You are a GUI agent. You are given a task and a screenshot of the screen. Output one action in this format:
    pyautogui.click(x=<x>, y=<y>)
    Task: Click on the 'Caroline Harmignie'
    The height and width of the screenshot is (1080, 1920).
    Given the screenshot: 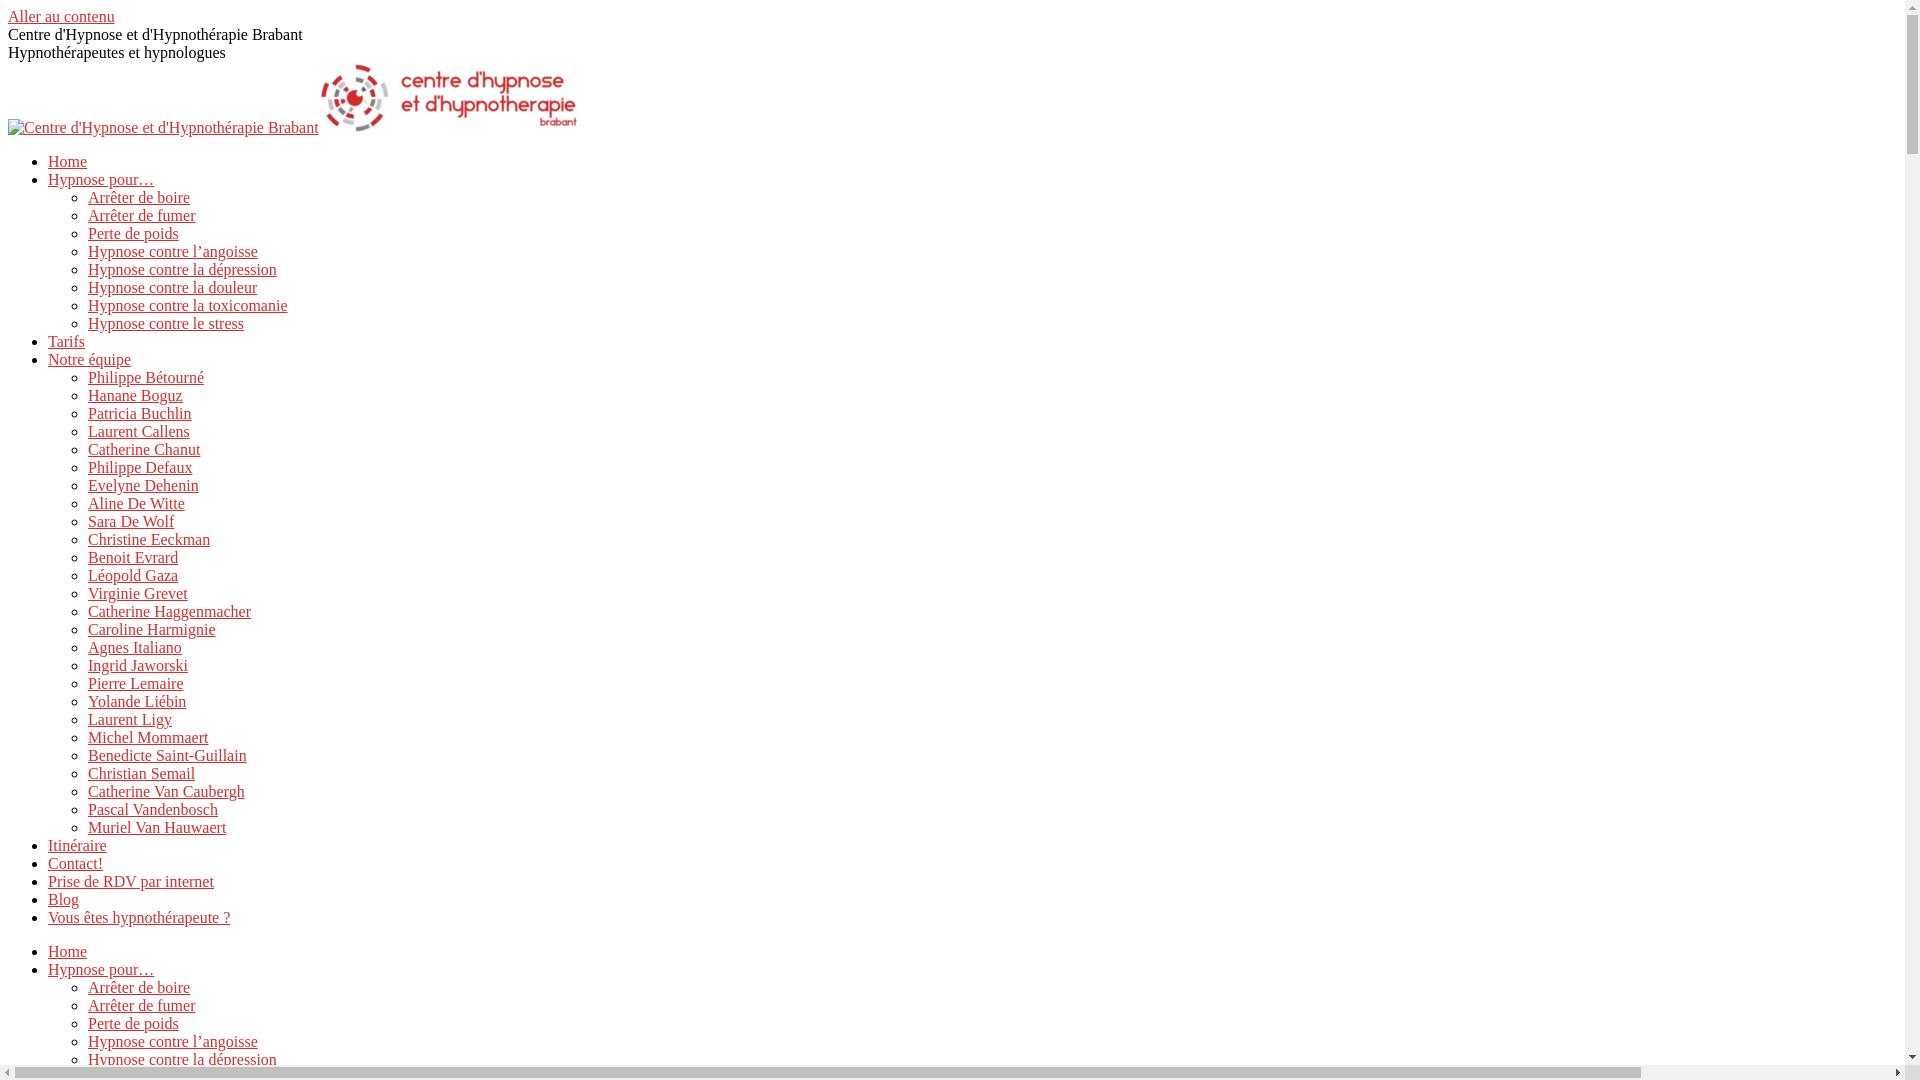 What is the action you would take?
    pyautogui.click(x=151, y=628)
    